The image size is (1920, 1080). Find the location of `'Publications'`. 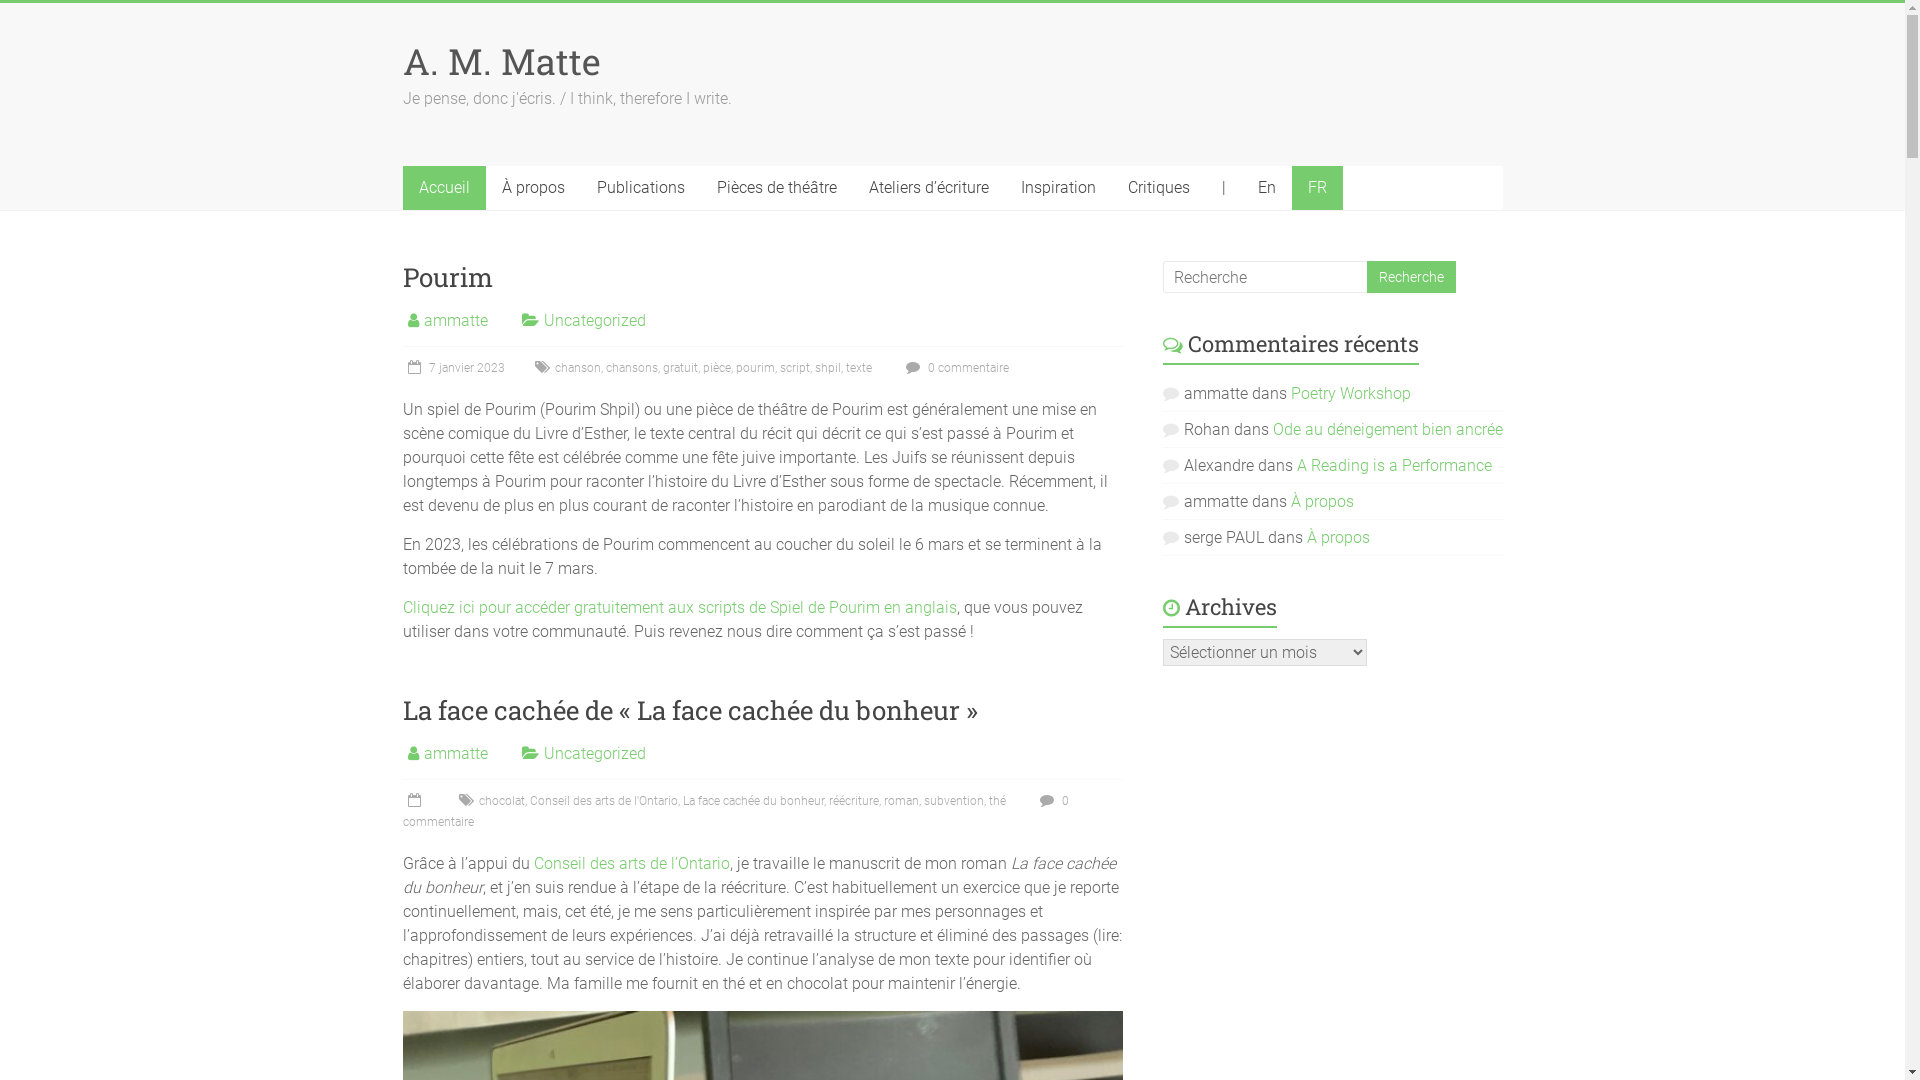

'Publications' is located at coordinates (579, 188).